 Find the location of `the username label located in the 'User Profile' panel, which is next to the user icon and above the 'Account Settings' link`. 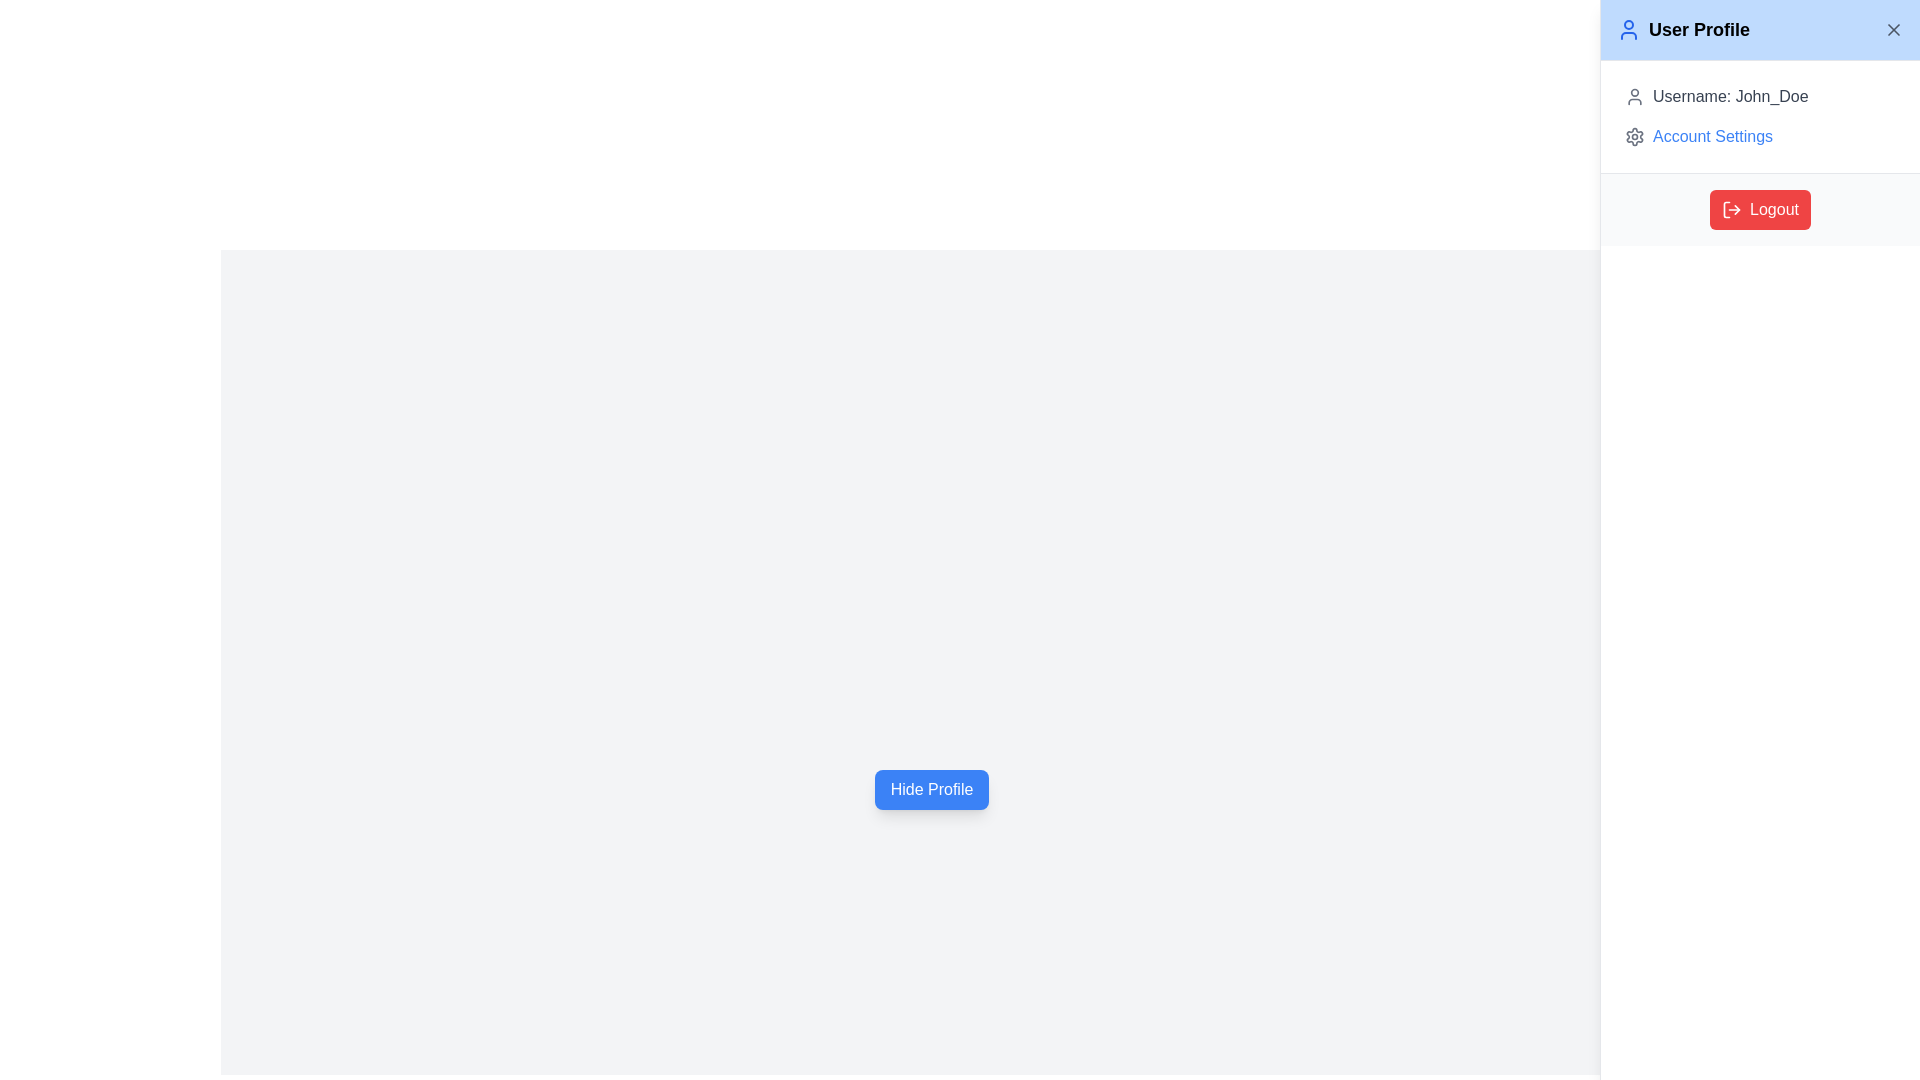

the username label located in the 'User Profile' panel, which is next to the user icon and above the 'Account Settings' link is located at coordinates (1729, 96).